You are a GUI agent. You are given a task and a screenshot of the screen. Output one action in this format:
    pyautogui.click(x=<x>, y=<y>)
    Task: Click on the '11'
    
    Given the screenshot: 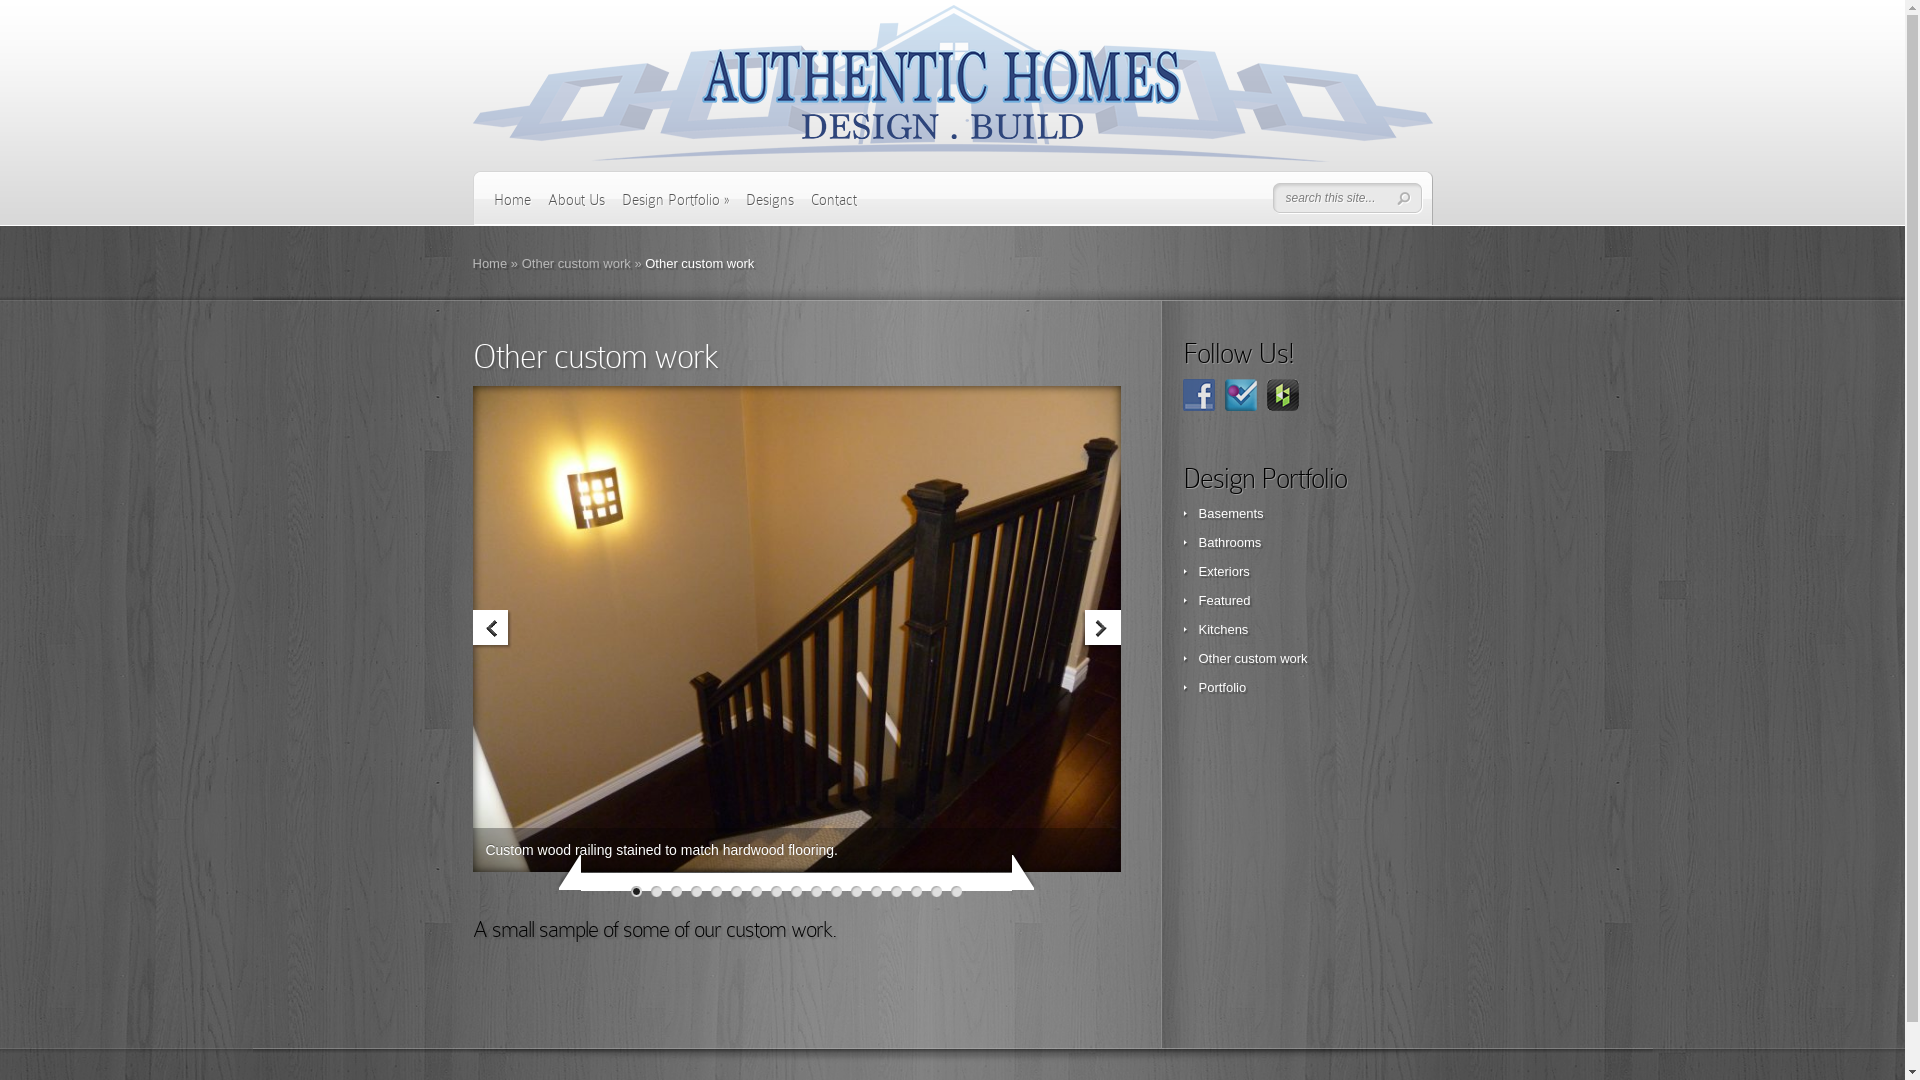 What is the action you would take?
    pyautogui.click(x=830, y=890)
    